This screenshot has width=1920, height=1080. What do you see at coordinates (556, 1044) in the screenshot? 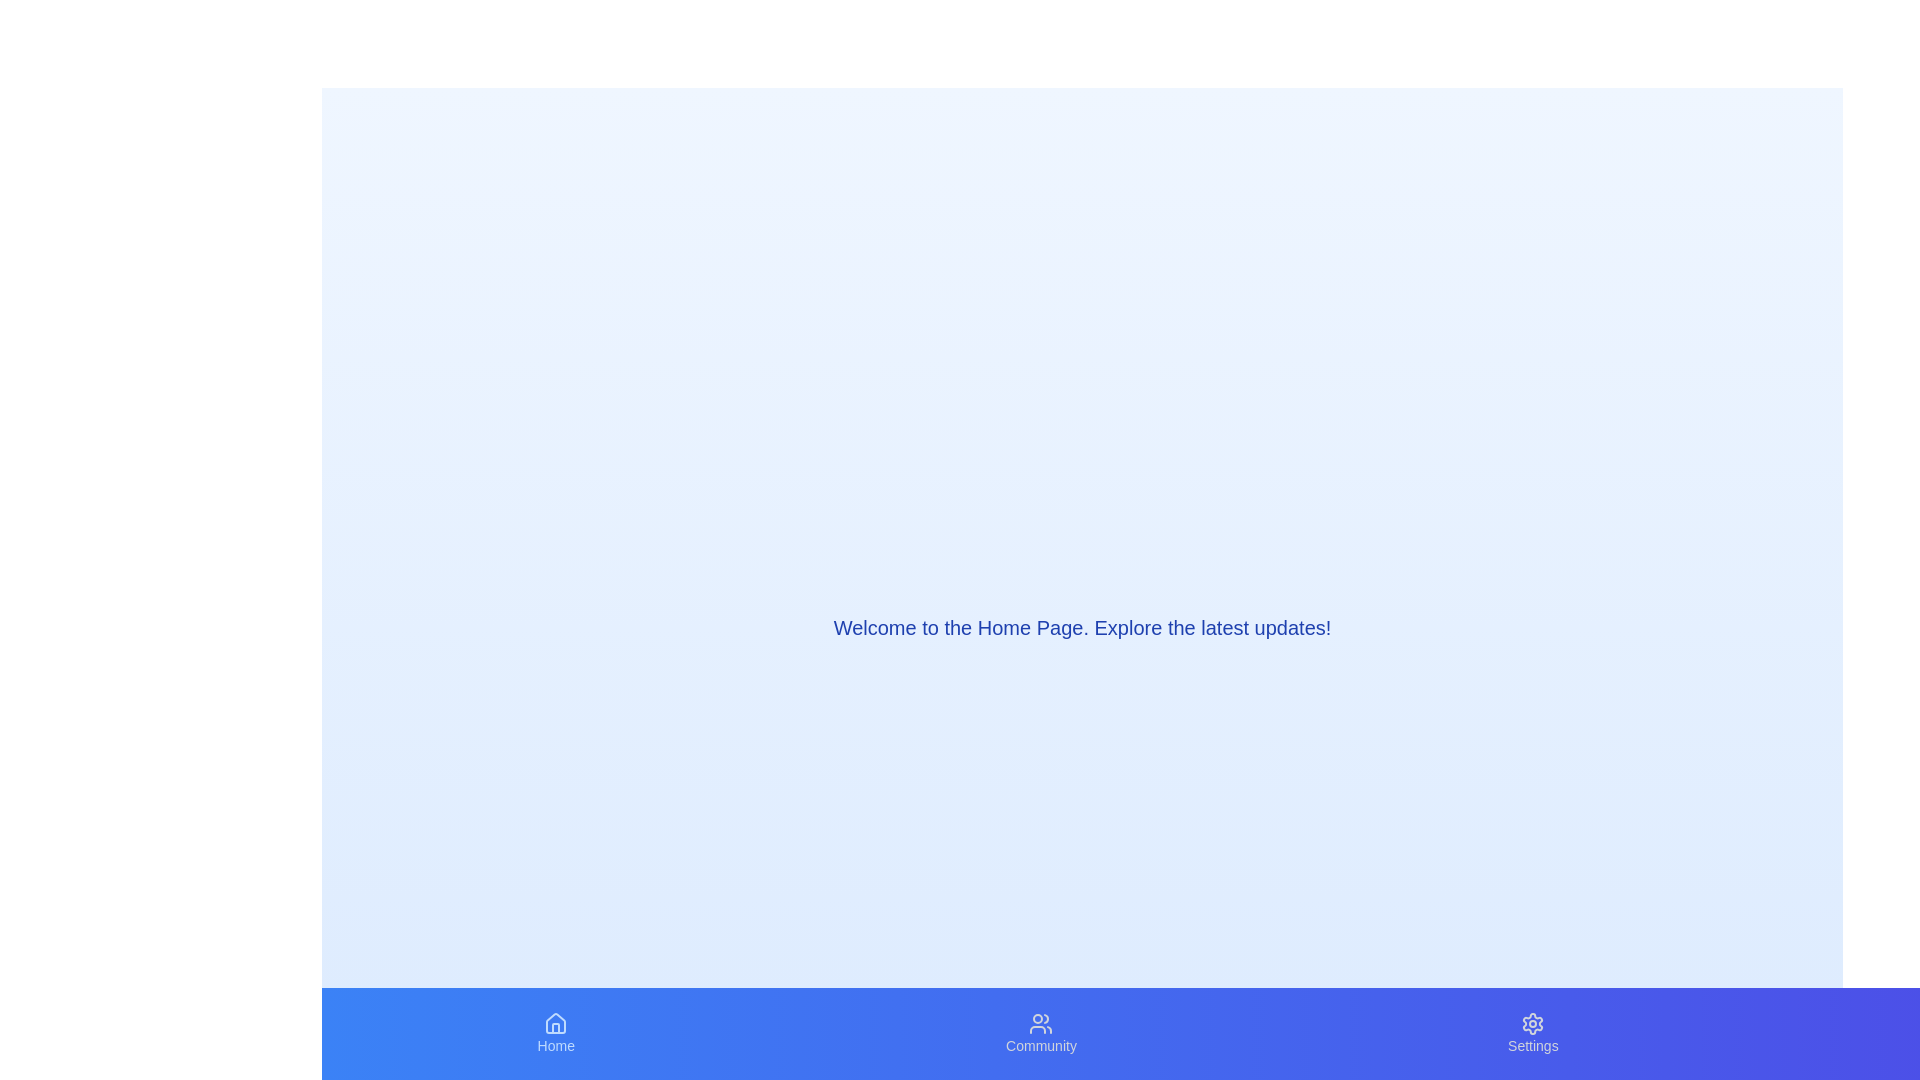
I see `the 'Home' text label located in the bottom navigation bar, which is centered under the home icon` at bounding box center [556, 1044].